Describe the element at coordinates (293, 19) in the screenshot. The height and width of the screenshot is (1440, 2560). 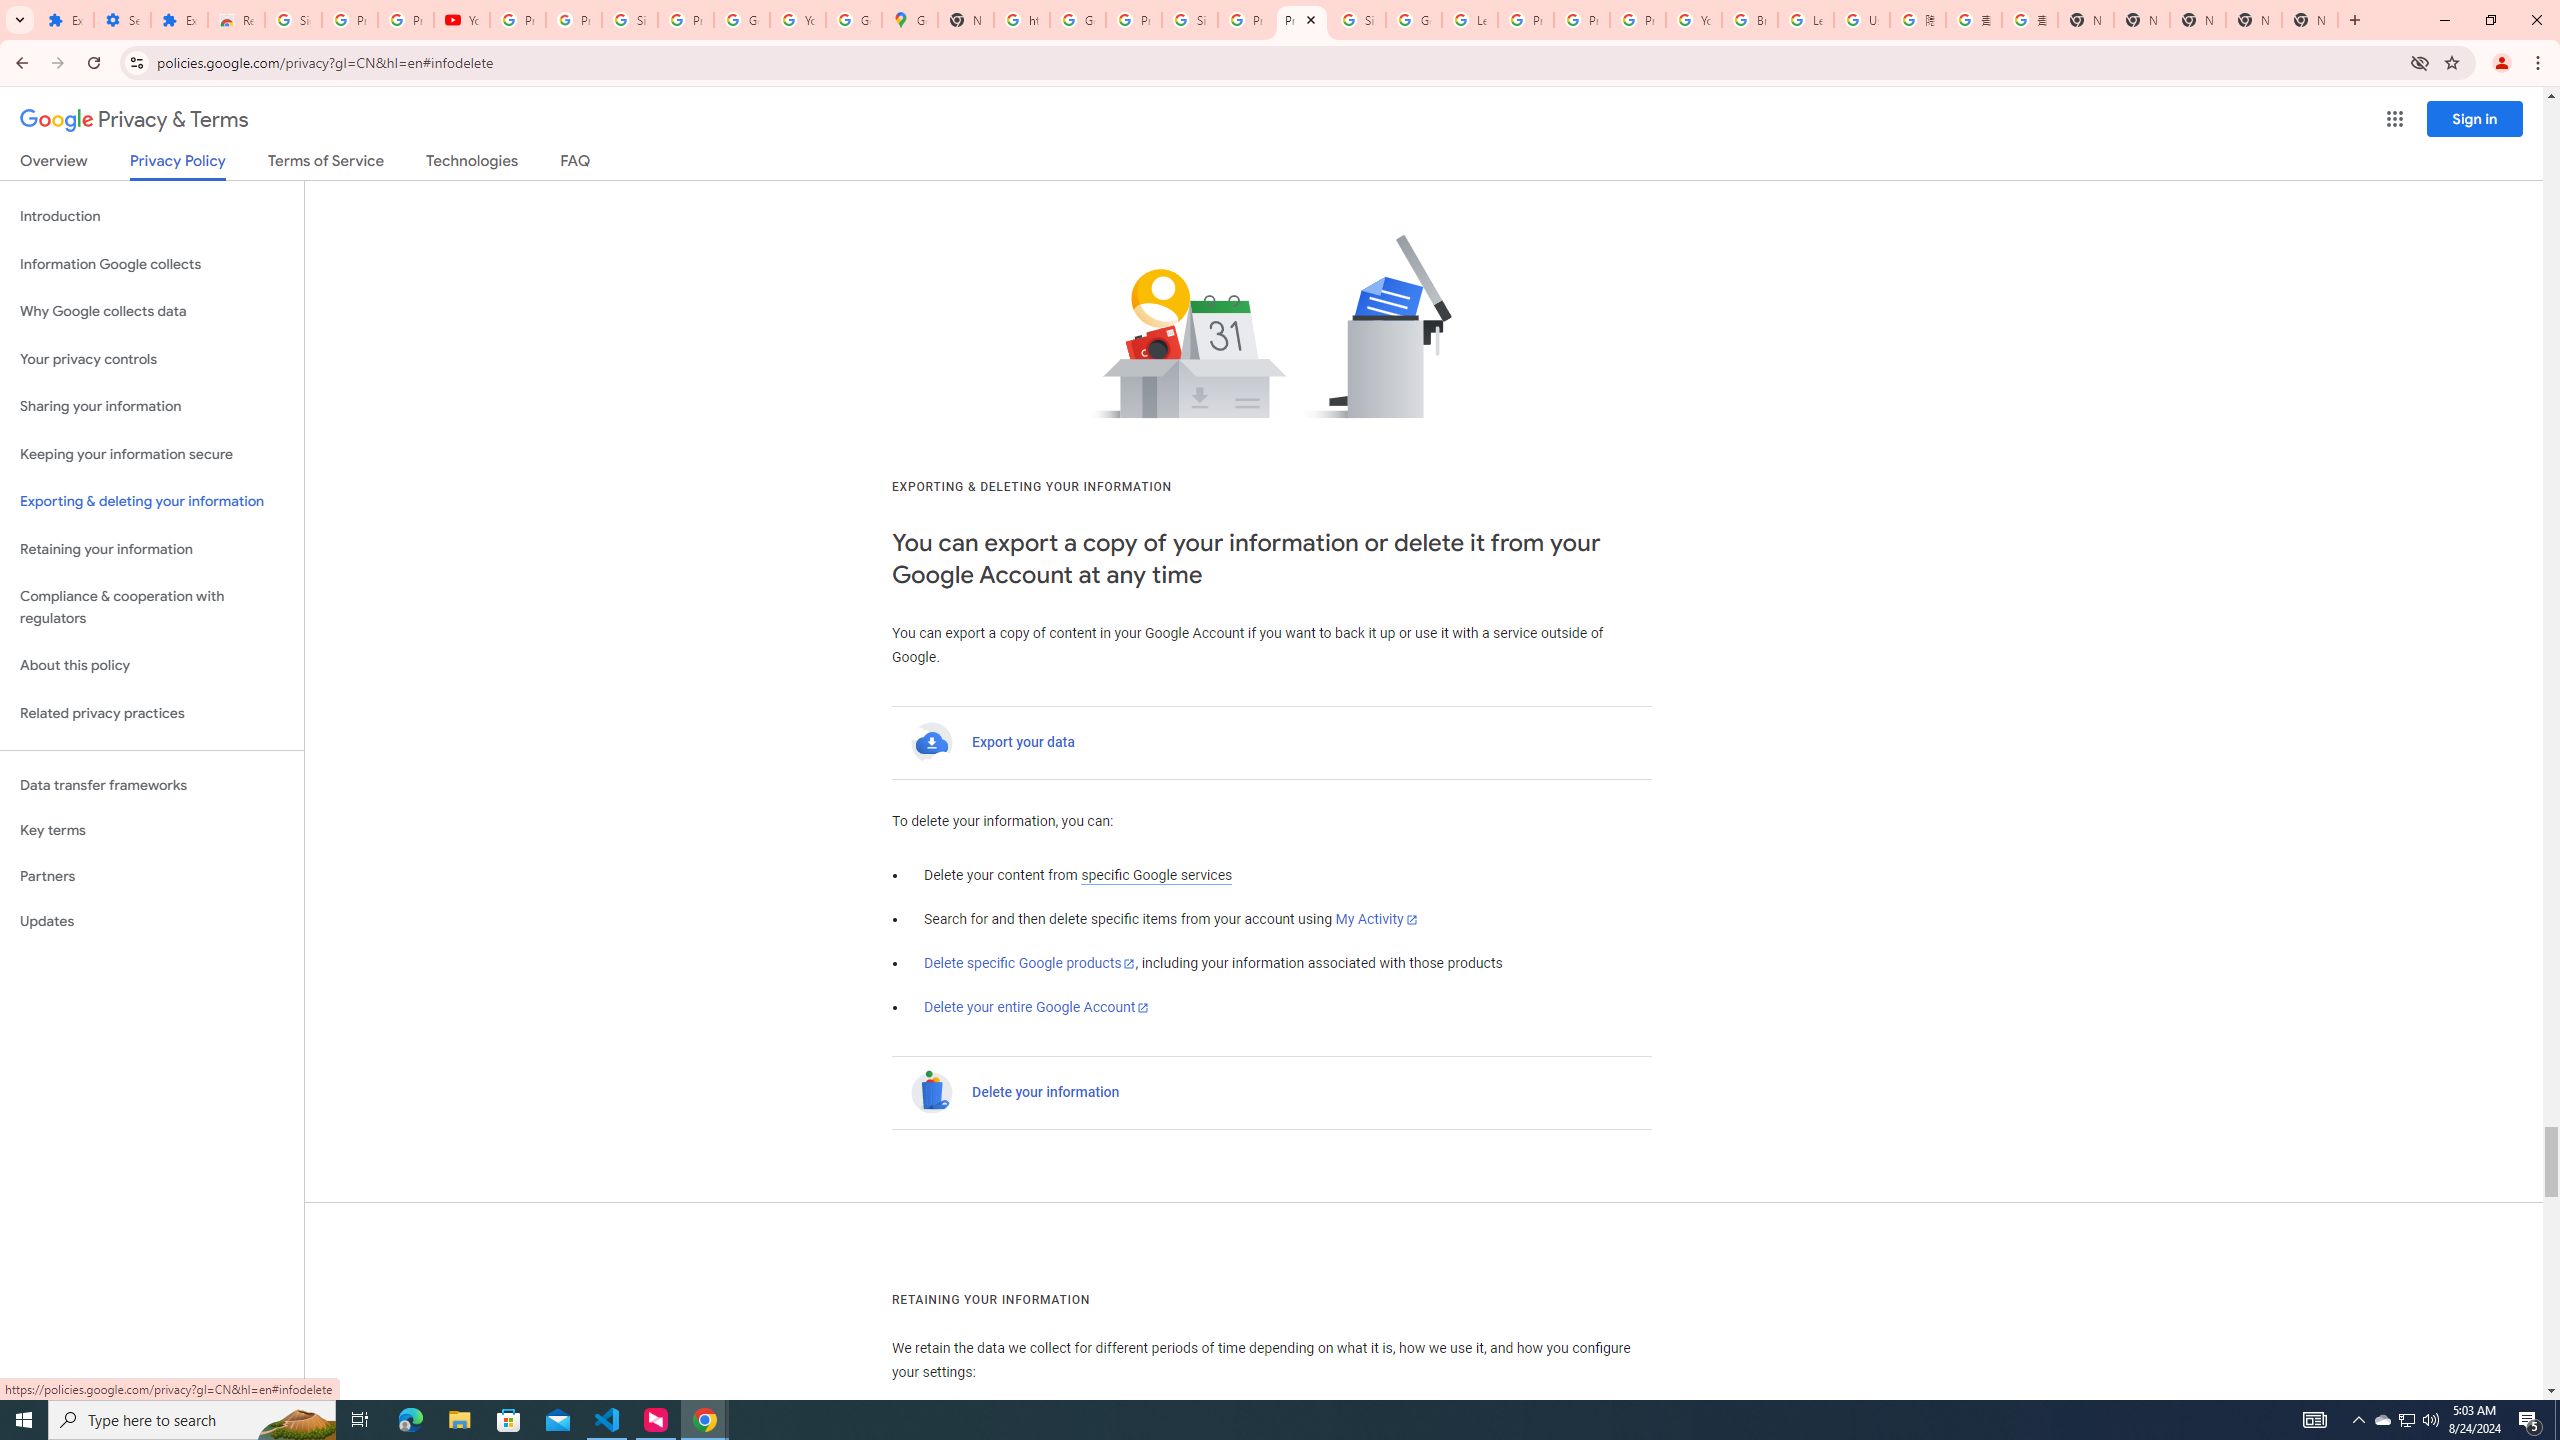
I see `'Sign in - Google Accounts'` at that location.